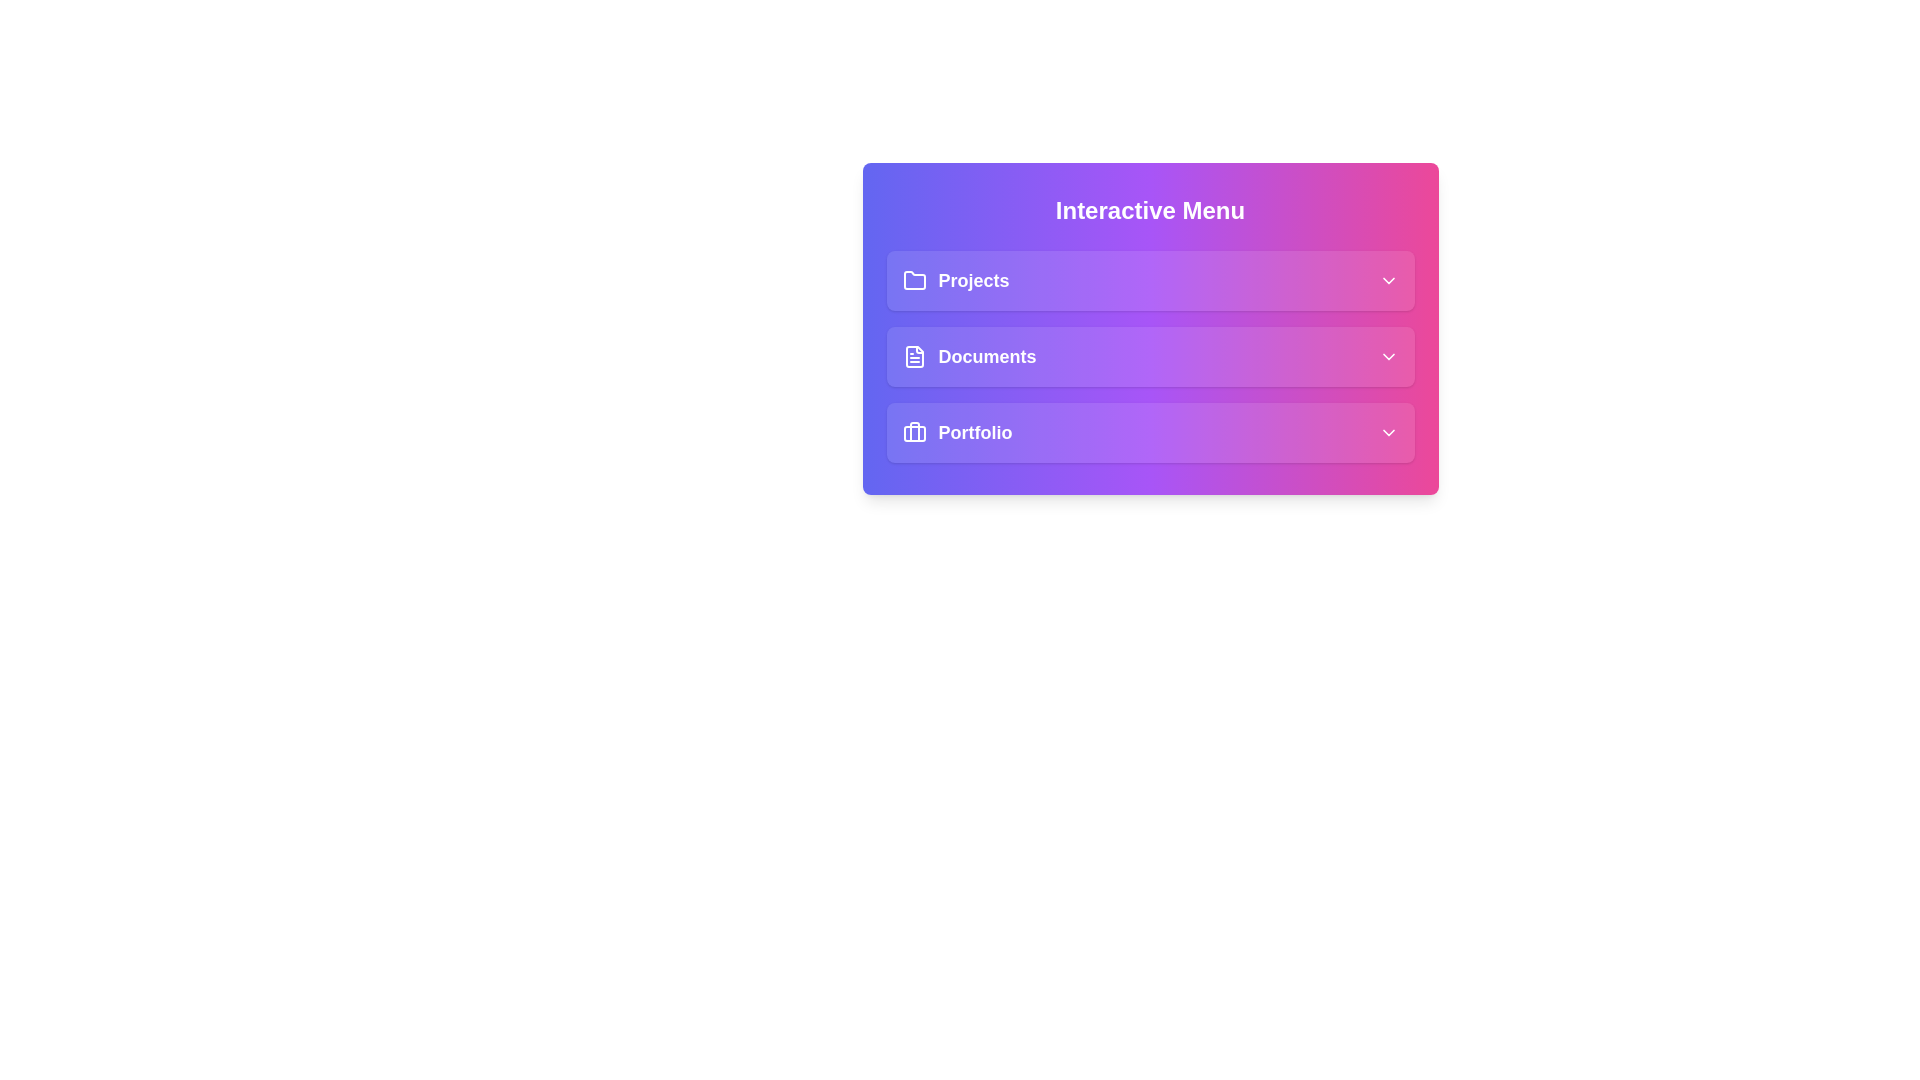 The width and height of the screenshot is (1920, 1080). Describe the element at coordinates (1150, 356) in the screenshot. I see `the 'Documents' tab, which is the second tab in the vertical menu` at that location.